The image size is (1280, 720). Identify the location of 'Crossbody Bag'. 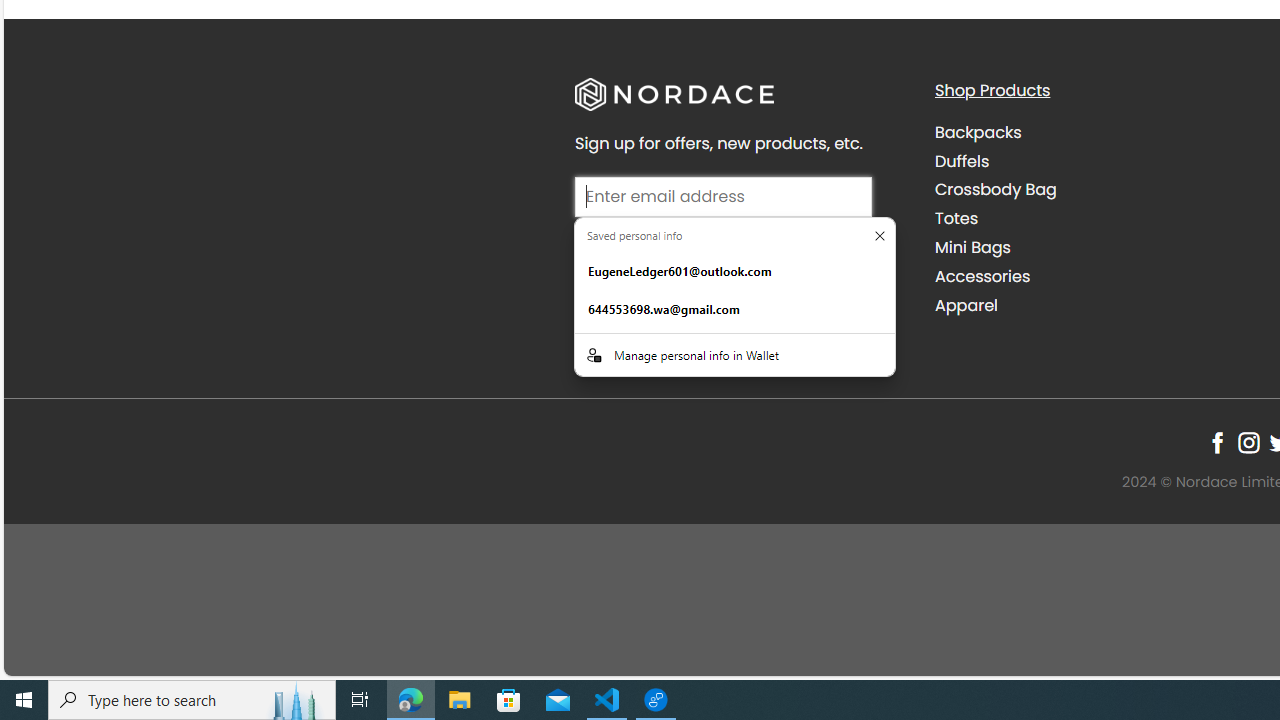
(995, 190).